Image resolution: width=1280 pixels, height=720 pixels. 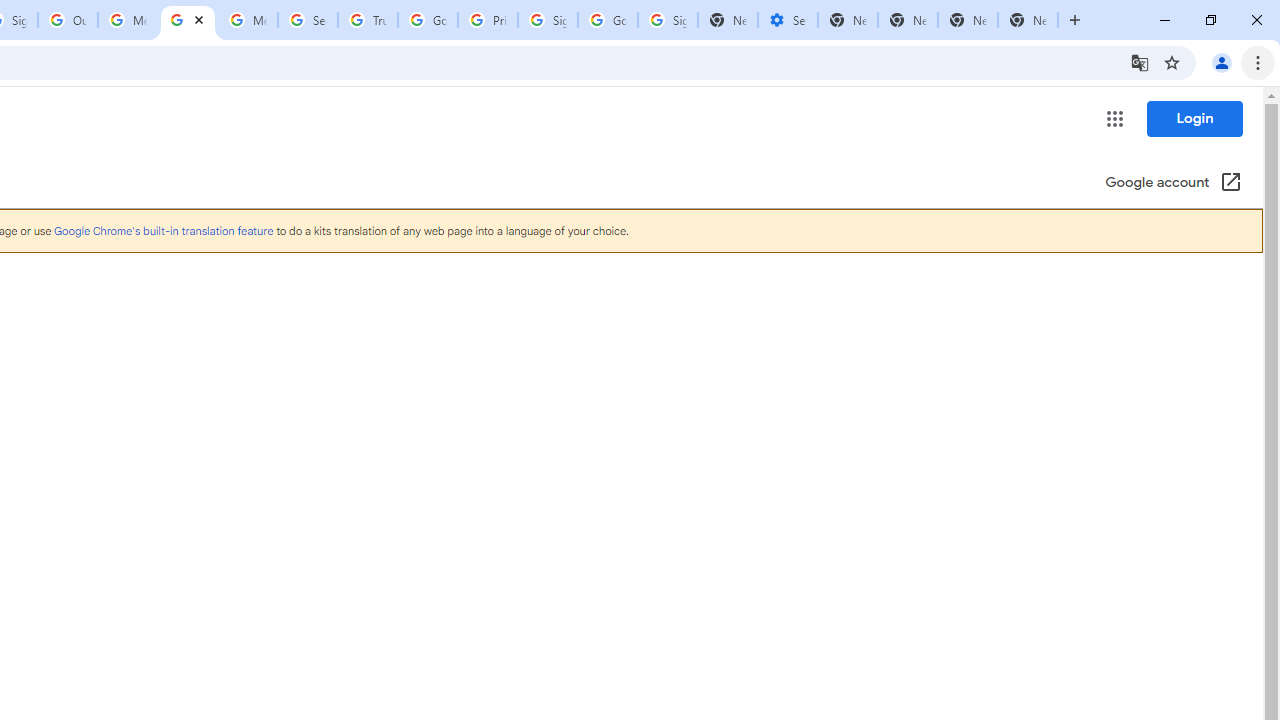 I want to click on 'Translate this page', so click(x=1139, y=61).